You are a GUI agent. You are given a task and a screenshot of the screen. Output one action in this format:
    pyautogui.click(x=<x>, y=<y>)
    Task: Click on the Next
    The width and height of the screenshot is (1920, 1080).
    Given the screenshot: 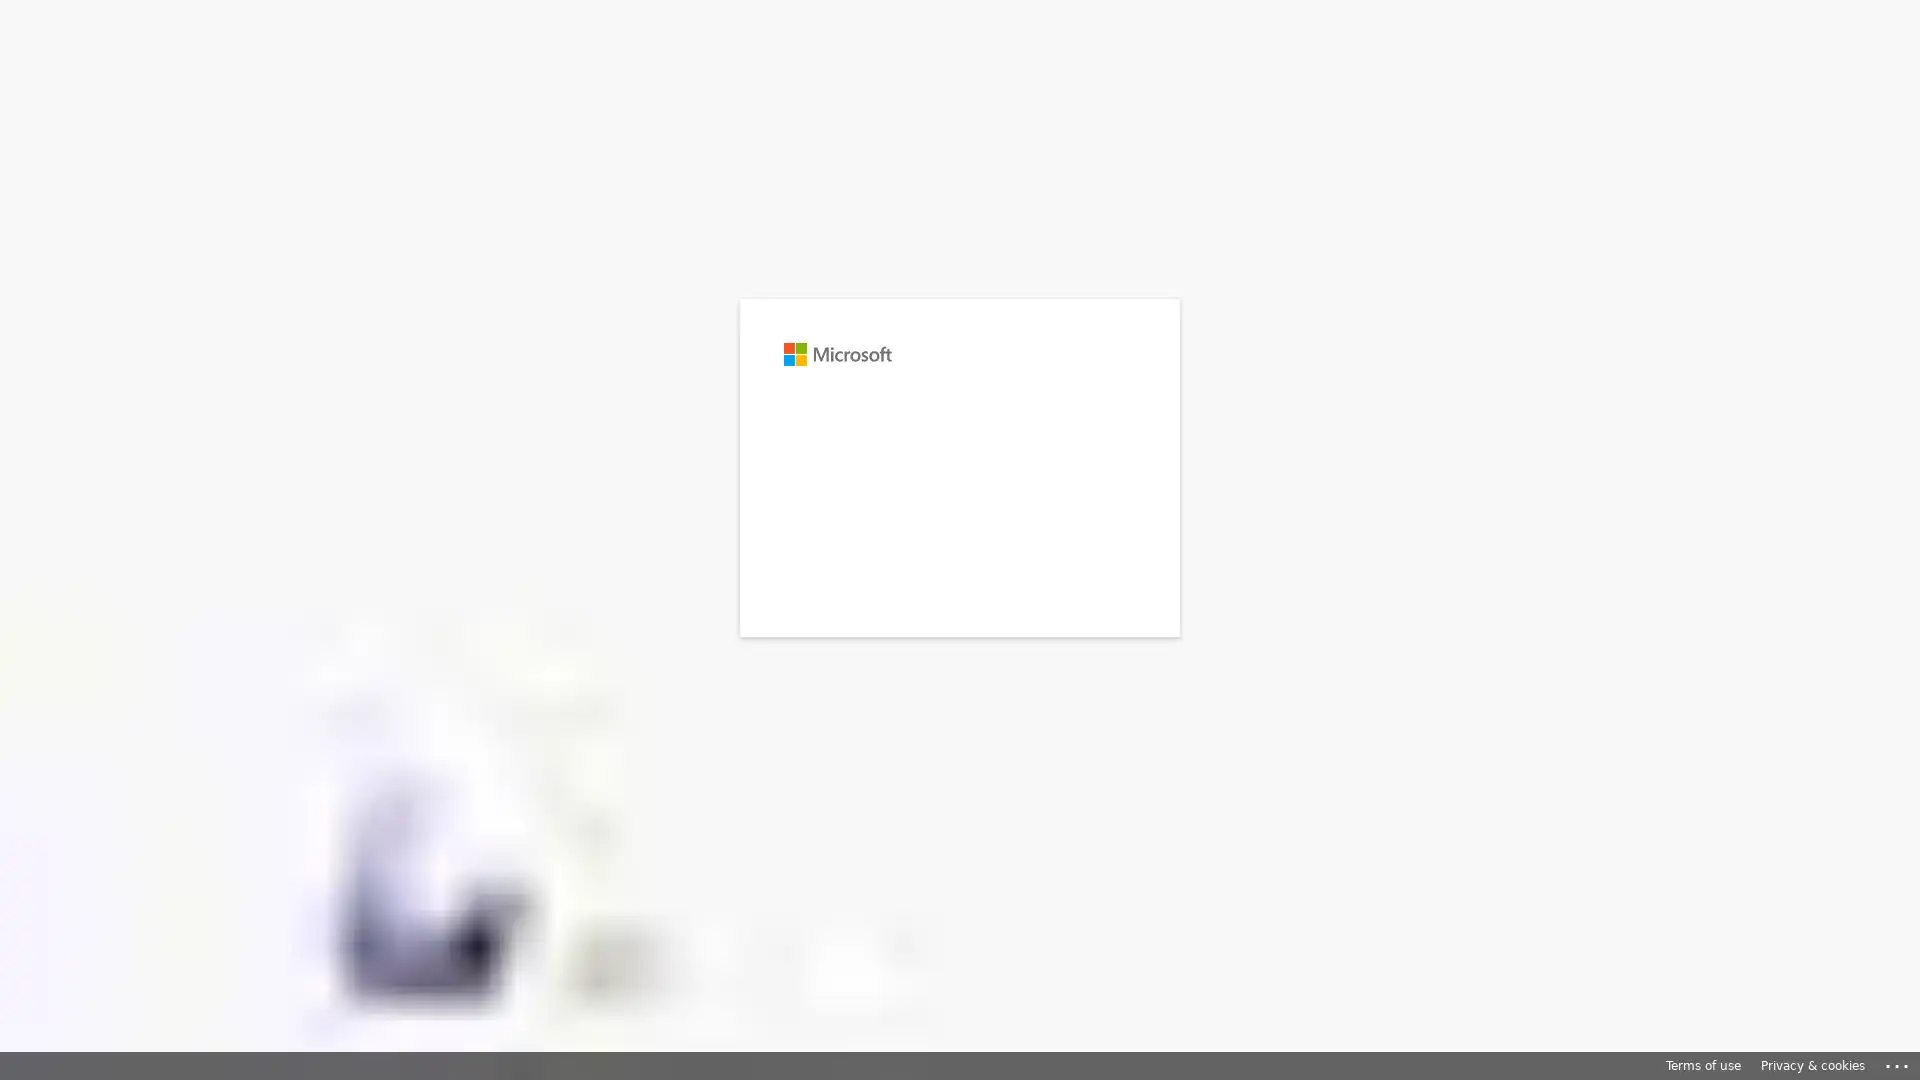 What is the action you would take?
    pyautogui.click(x=1080, y=573)
    